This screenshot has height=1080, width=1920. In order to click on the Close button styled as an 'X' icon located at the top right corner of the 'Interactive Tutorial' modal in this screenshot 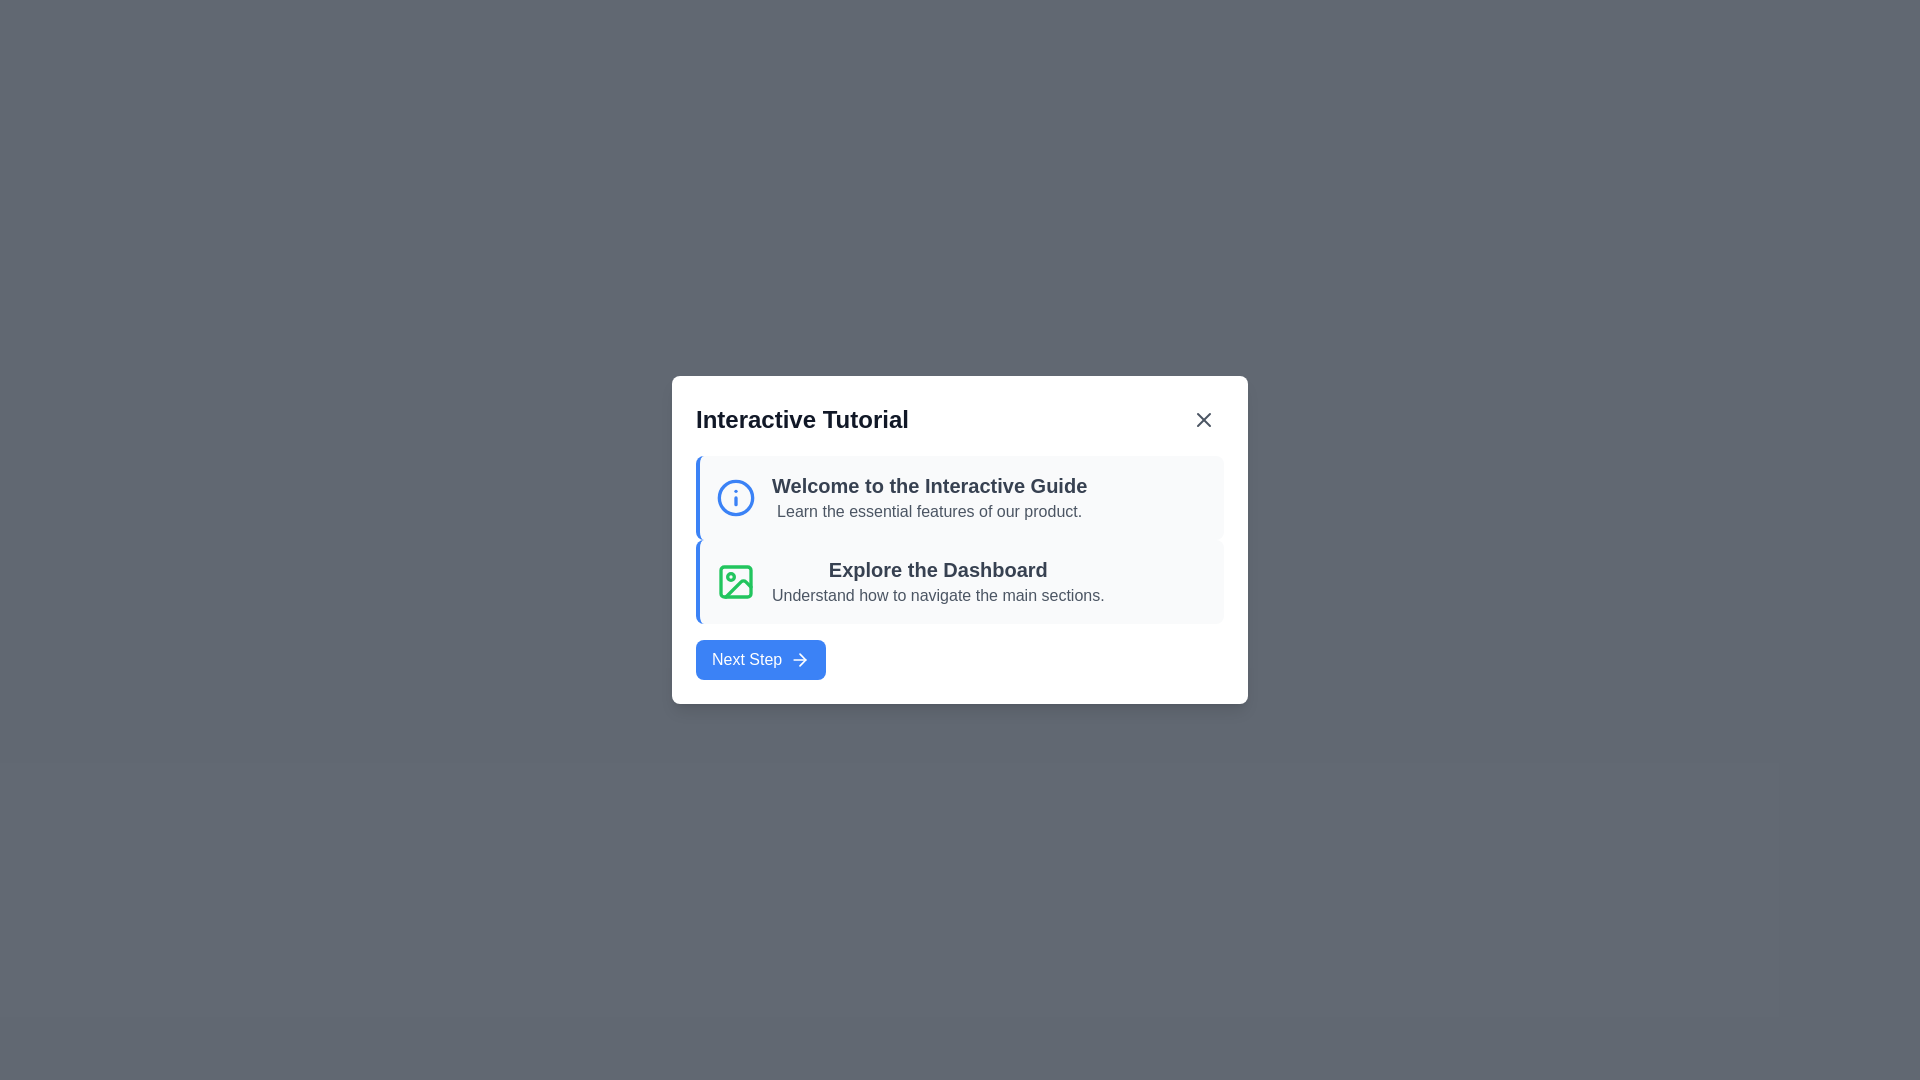, I will do `click(1203, 419)`.